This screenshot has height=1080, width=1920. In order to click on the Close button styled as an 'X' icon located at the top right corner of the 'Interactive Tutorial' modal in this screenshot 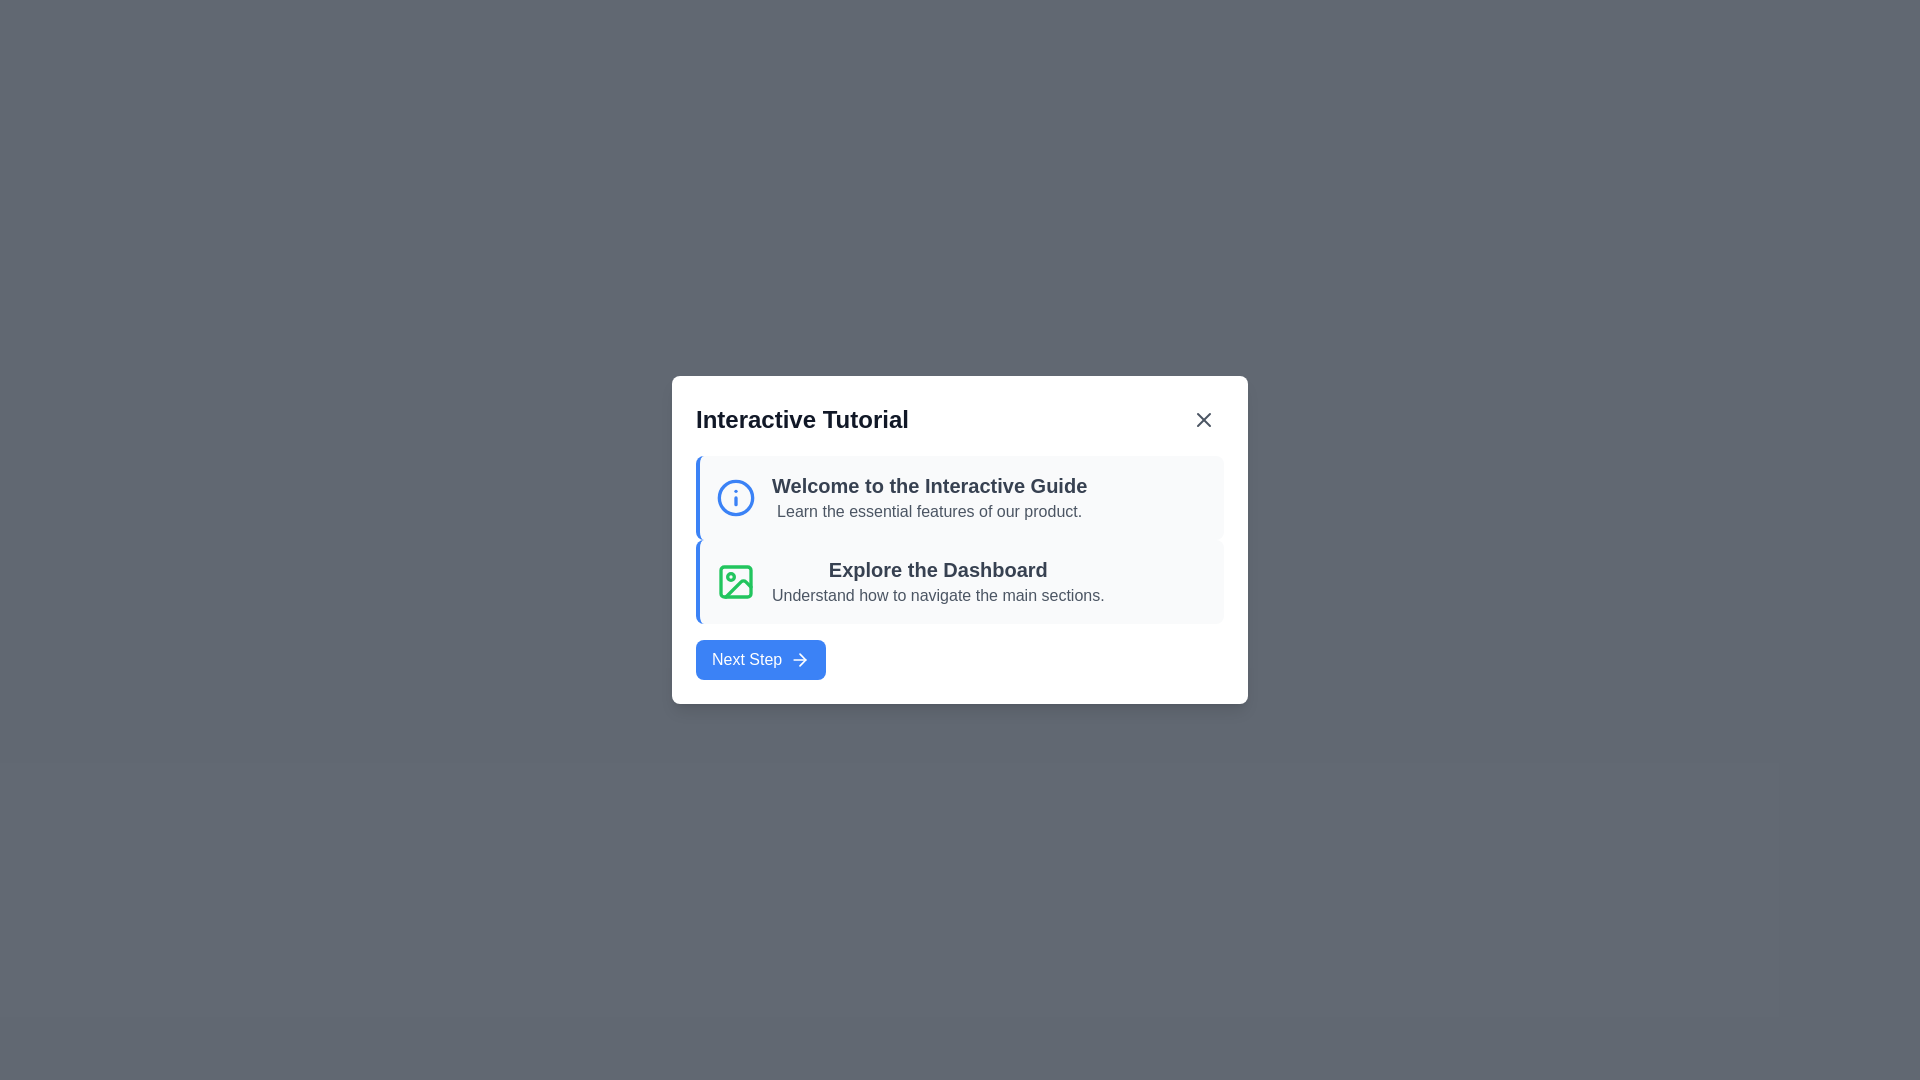, I will do `click(1203, 419)`.